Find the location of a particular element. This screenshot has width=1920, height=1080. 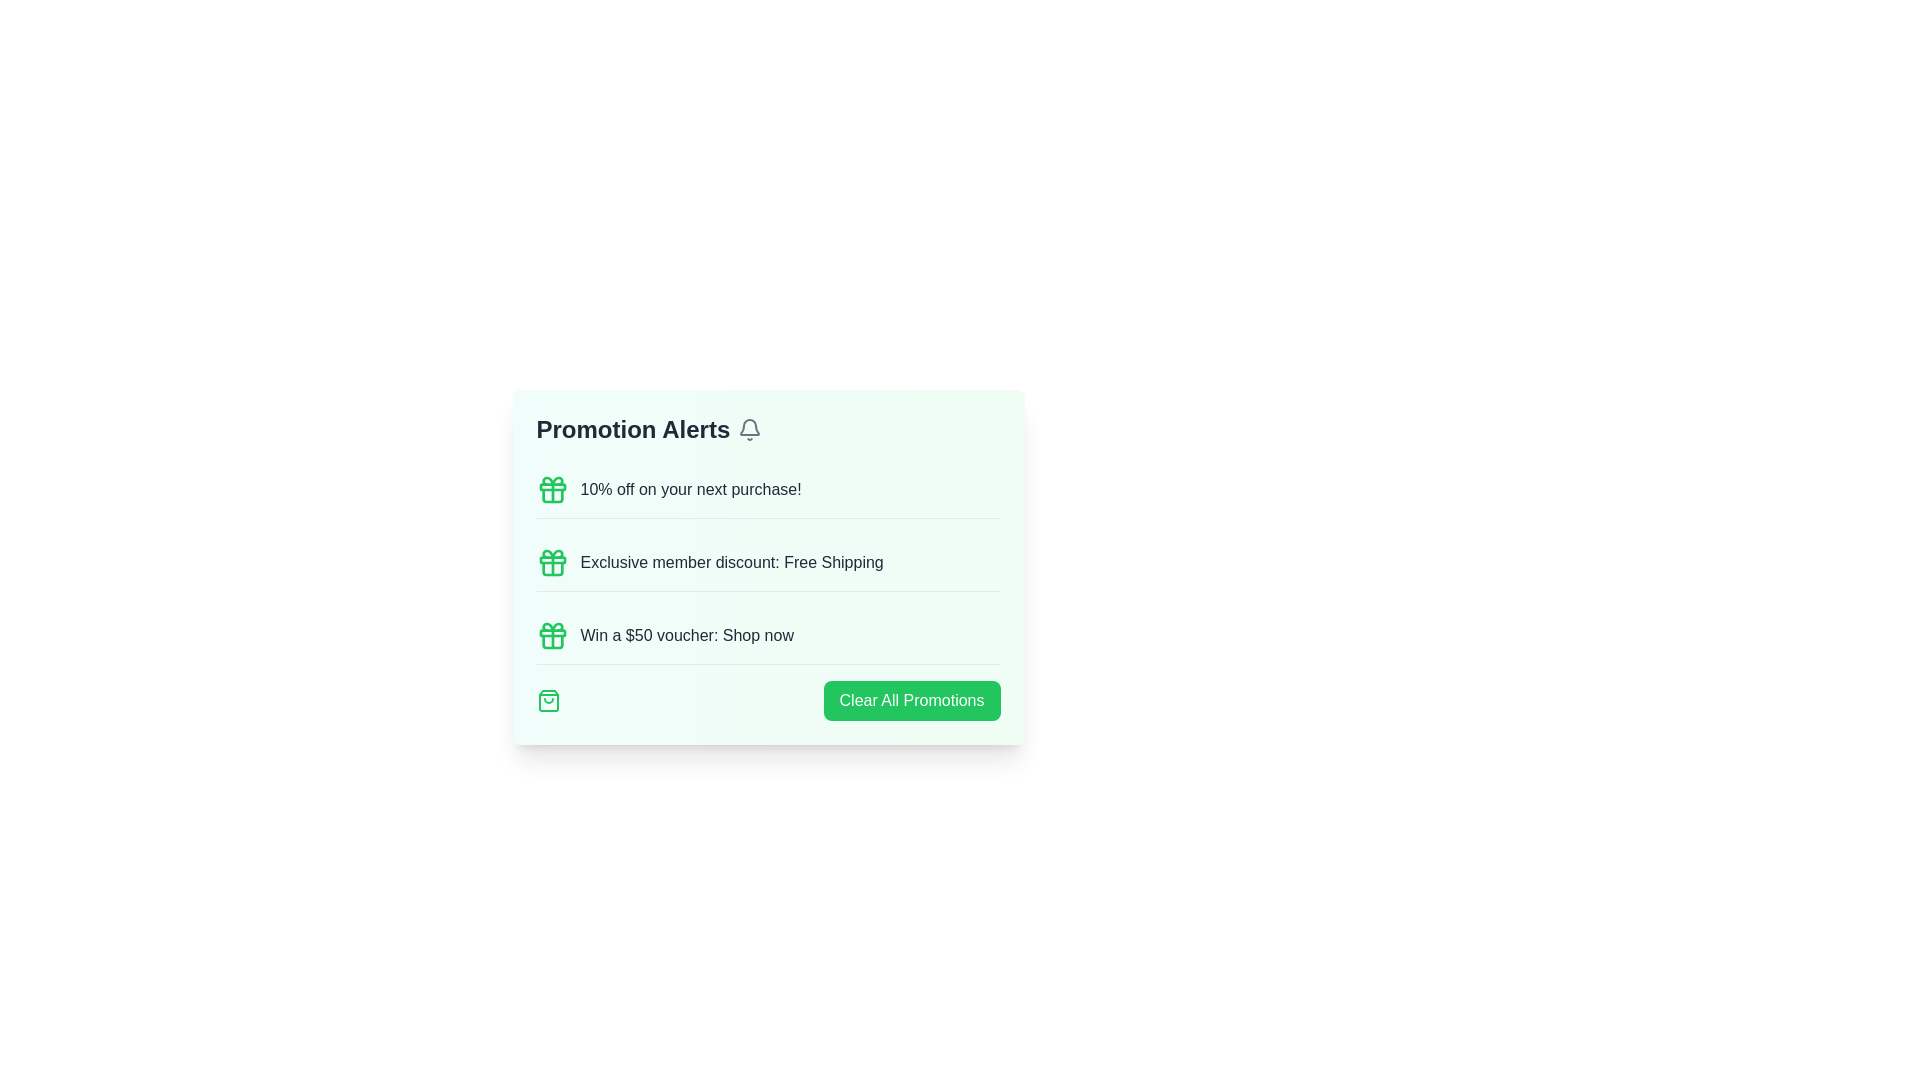

the icon located at the top-left corner of the 'Clear All Promotions' button is located at coordinates (548, 700).